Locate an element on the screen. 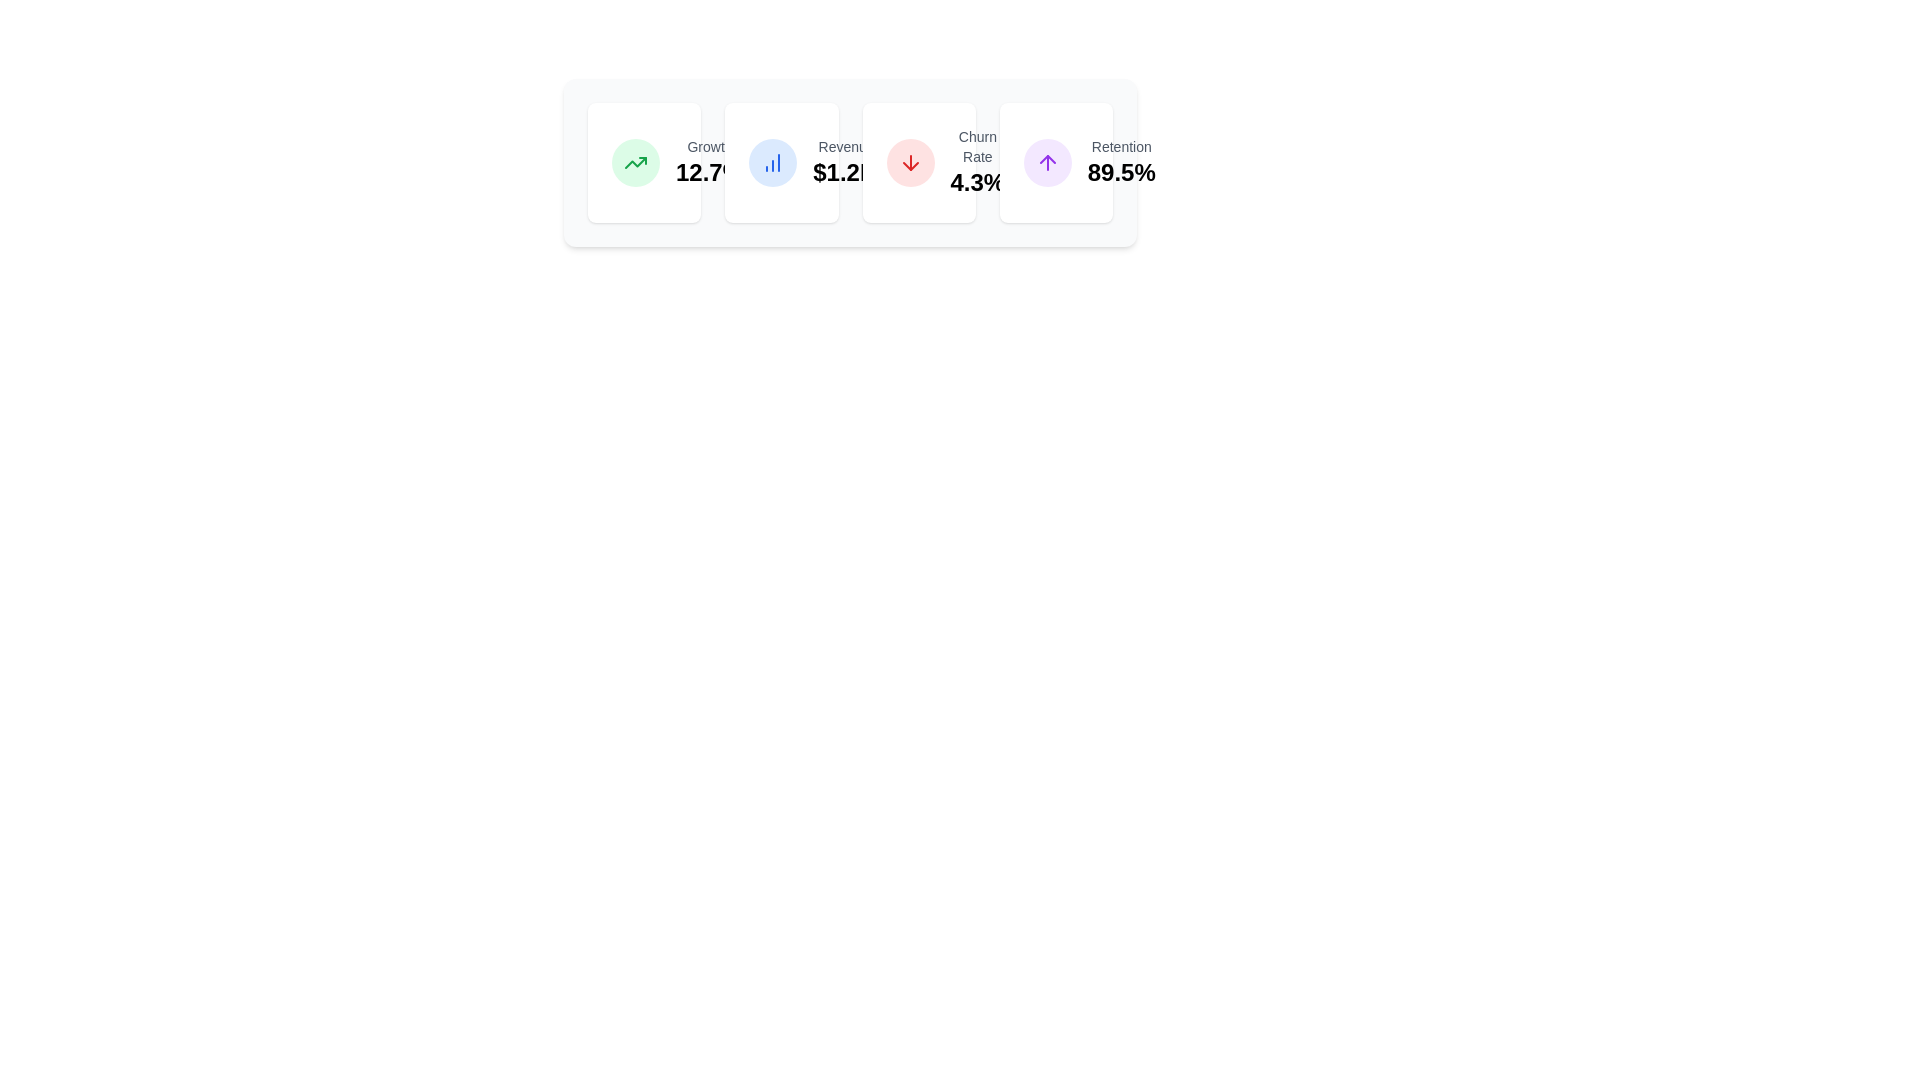  the visual styling of the green line graph icon with an upward trend arrow, which is centrally placed within a green circular background above the text 'Growth' and the value '12.7%' is located at coordinates (634, 161).